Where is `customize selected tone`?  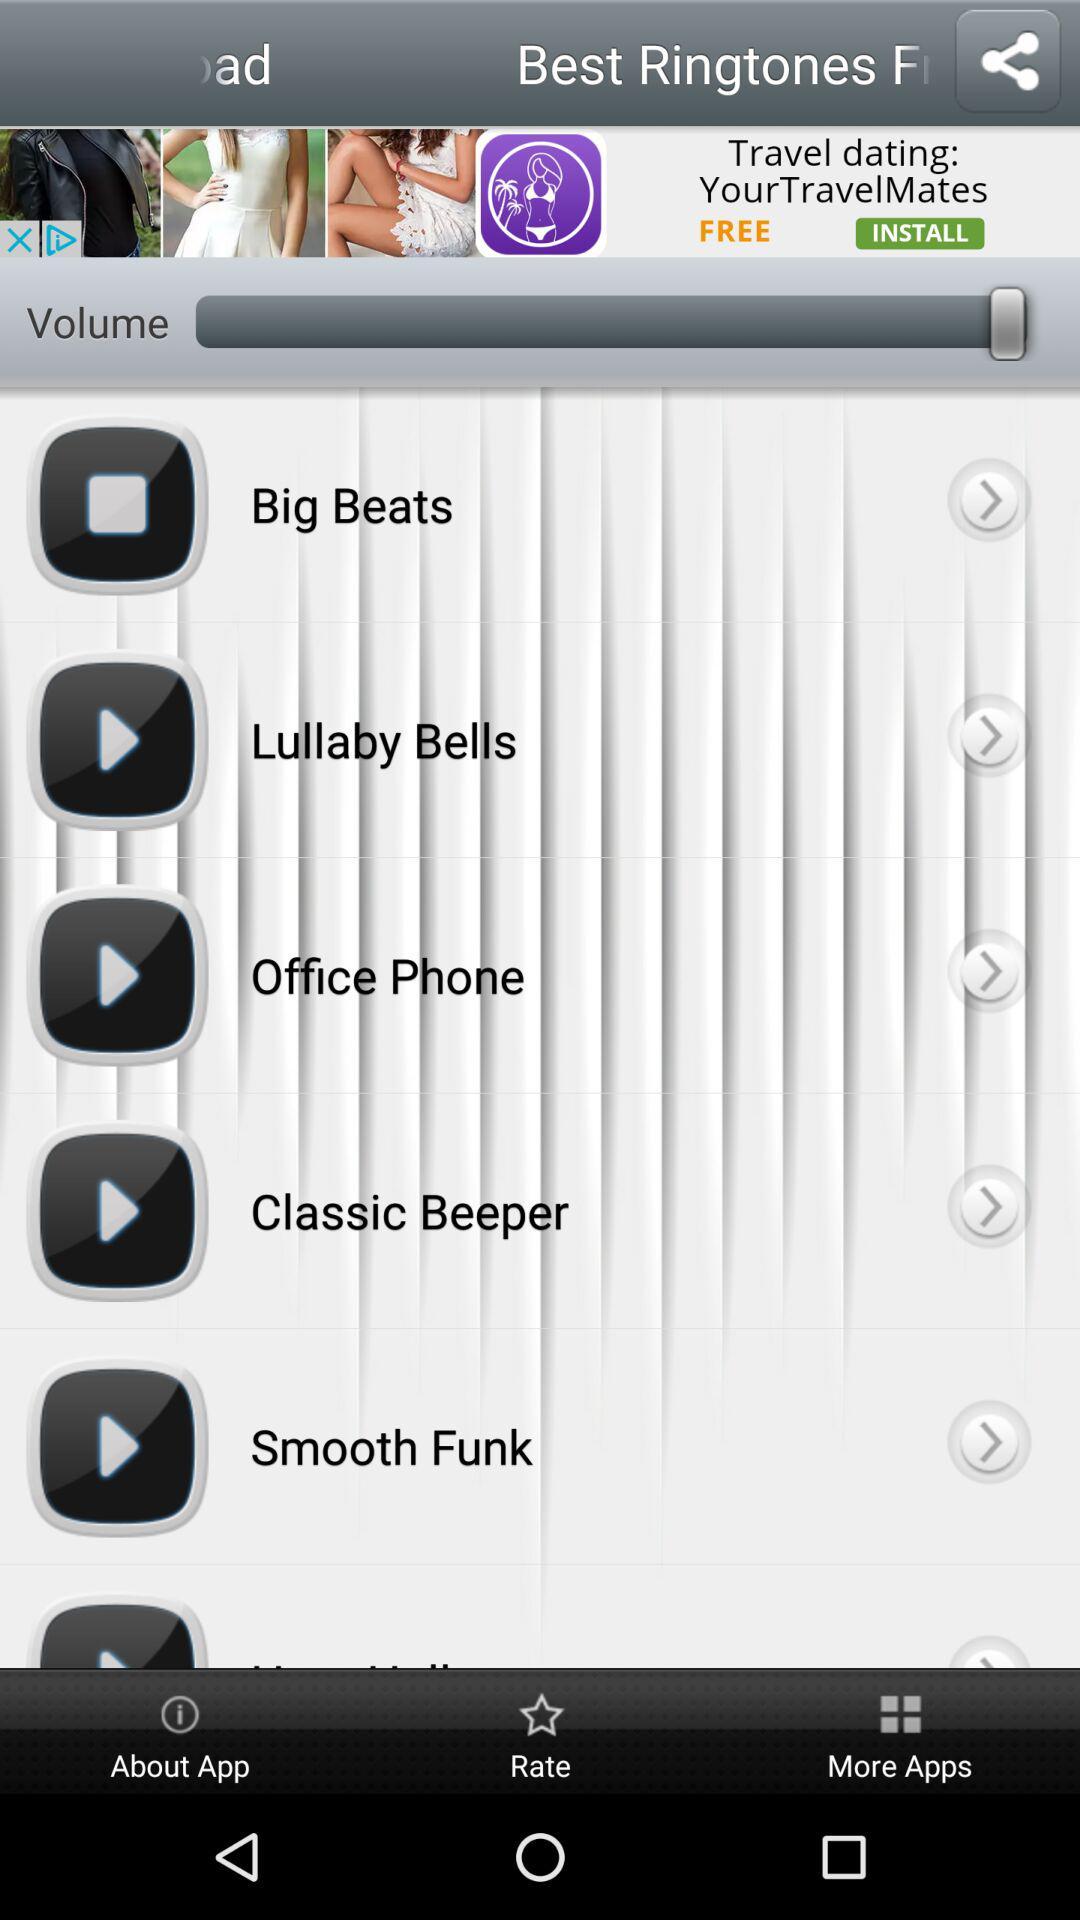 customize selected tone is located at coordinates (987, 975).